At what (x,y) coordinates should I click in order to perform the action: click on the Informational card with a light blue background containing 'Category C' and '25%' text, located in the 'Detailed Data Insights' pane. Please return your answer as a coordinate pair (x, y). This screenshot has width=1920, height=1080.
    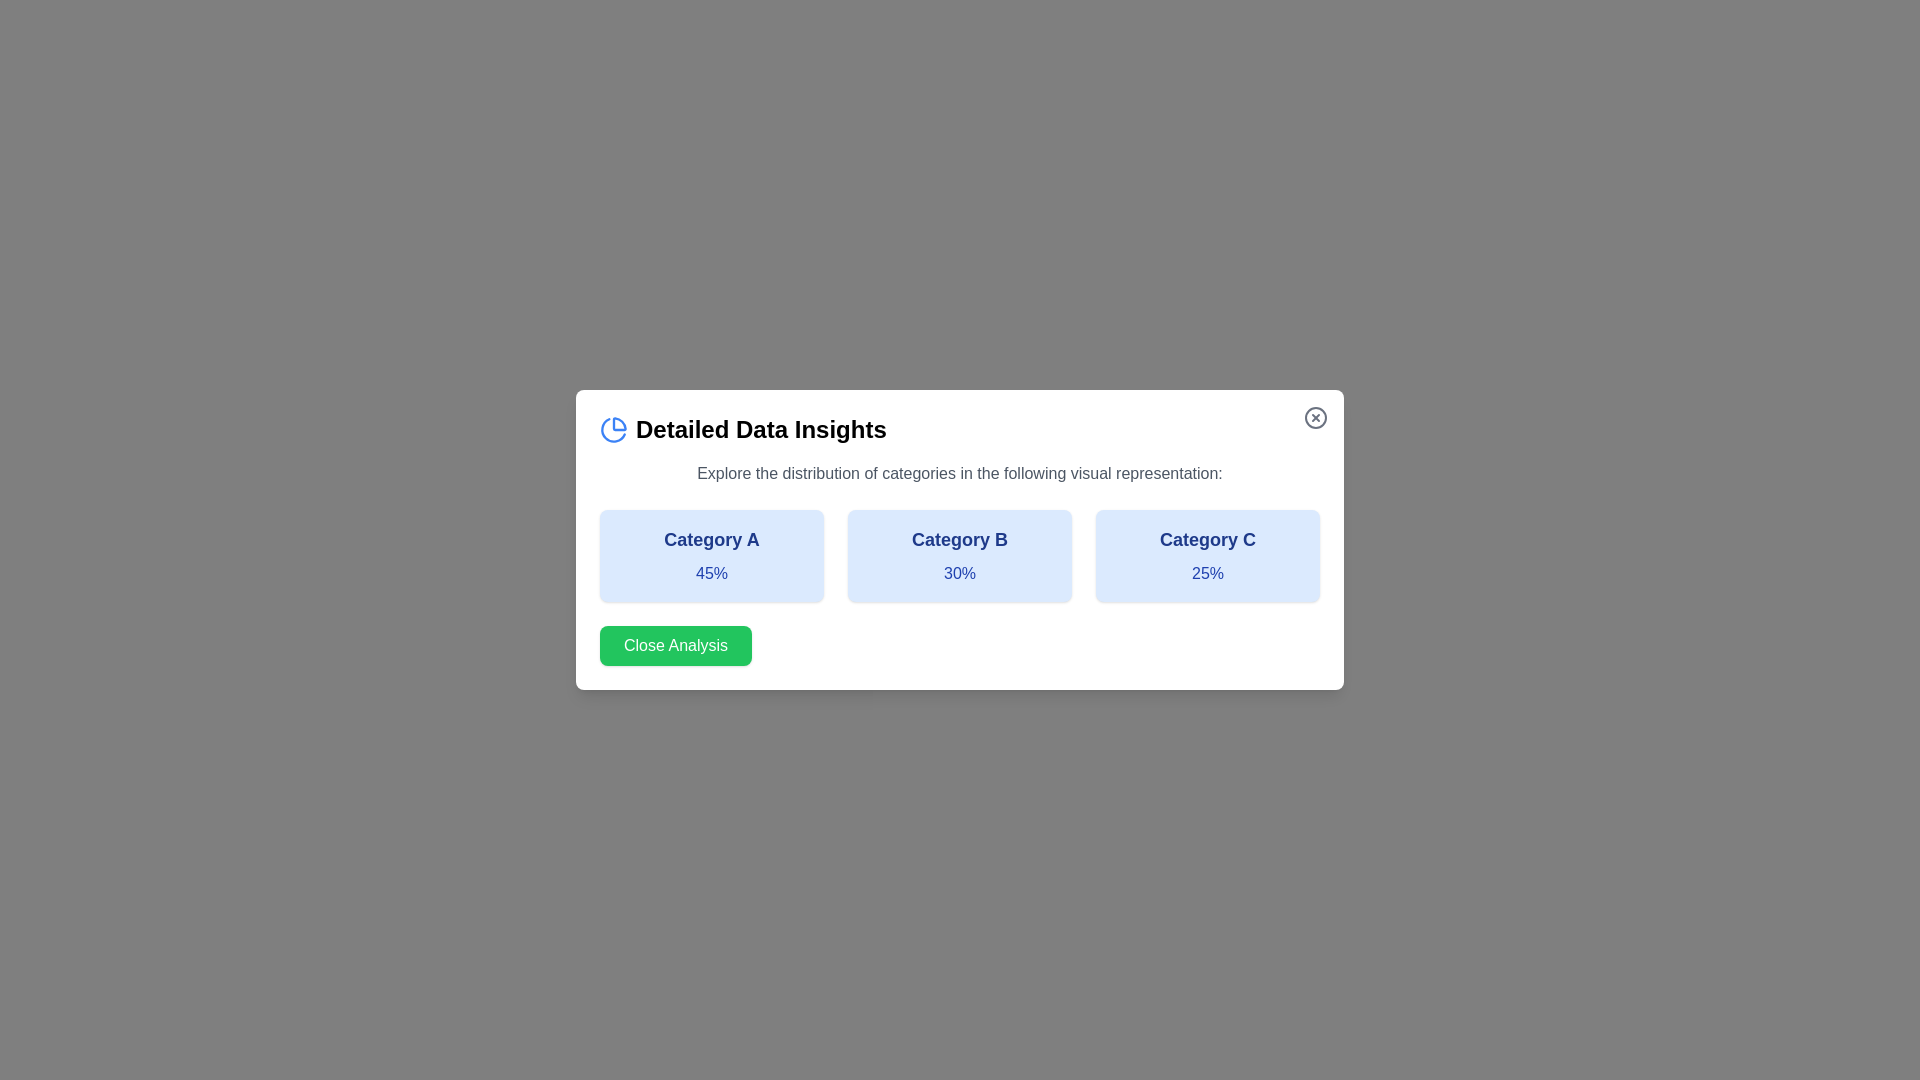
    Looking at the image, I should click on (1207, 555).